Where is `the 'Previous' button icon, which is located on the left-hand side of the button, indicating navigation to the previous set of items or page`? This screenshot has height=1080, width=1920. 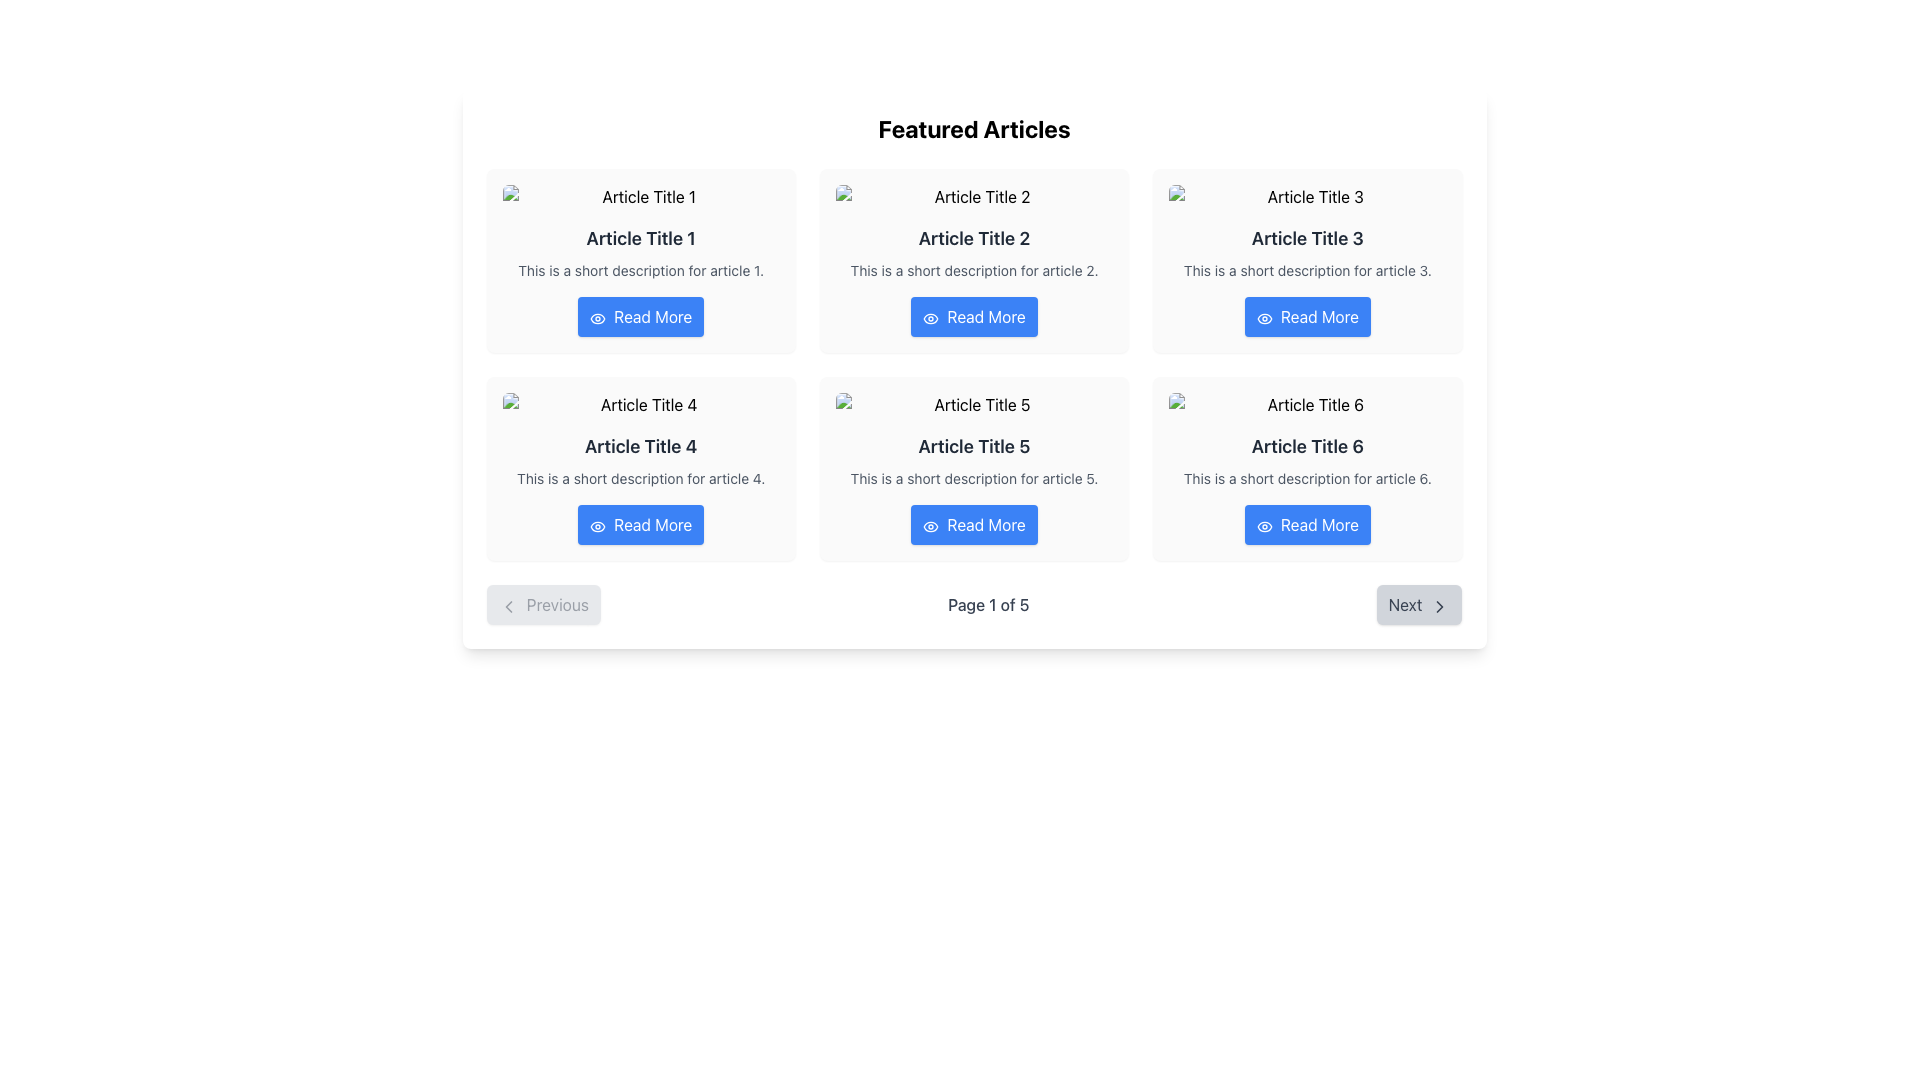 the 'Previous' button icon, which is located on the left-hand side of the button, indicating navigation to the previous set of items or page is located at coordinates (508, 605).